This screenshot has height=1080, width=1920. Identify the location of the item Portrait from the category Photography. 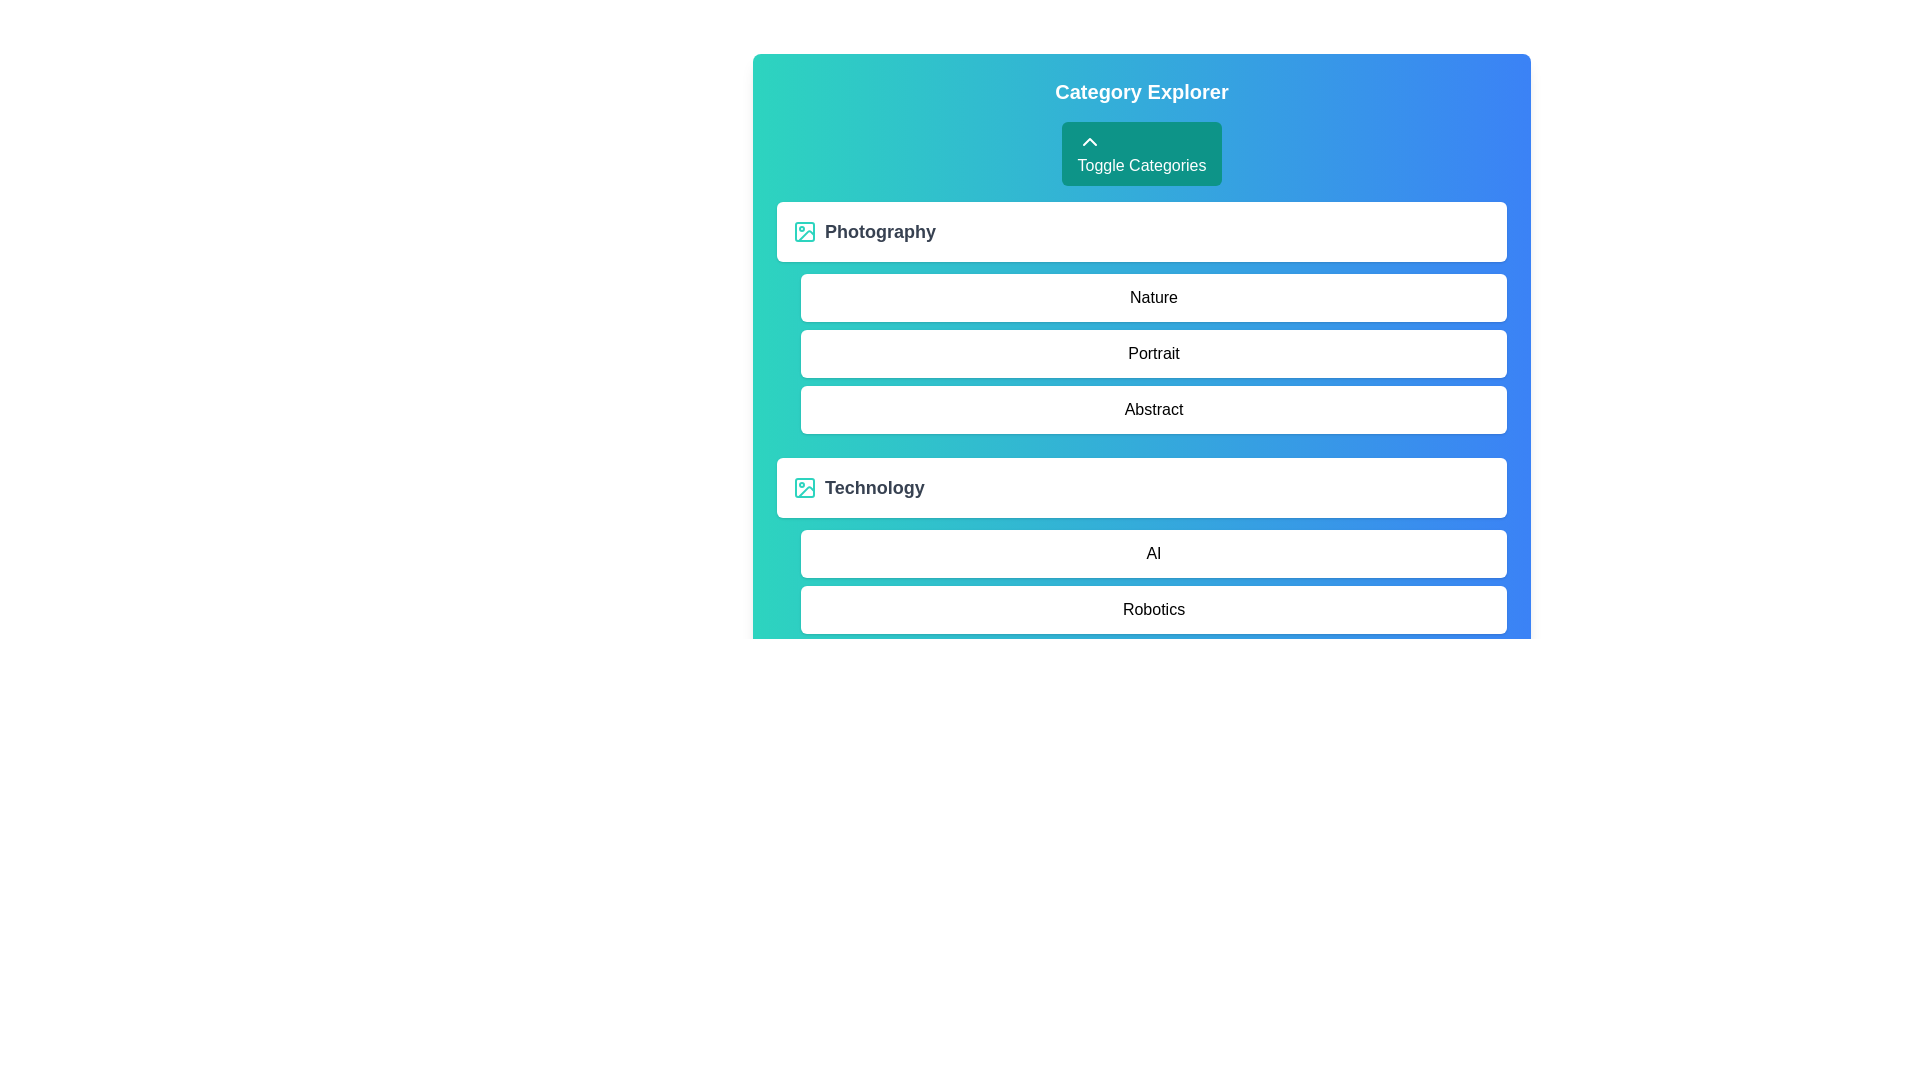
(1153, 353).